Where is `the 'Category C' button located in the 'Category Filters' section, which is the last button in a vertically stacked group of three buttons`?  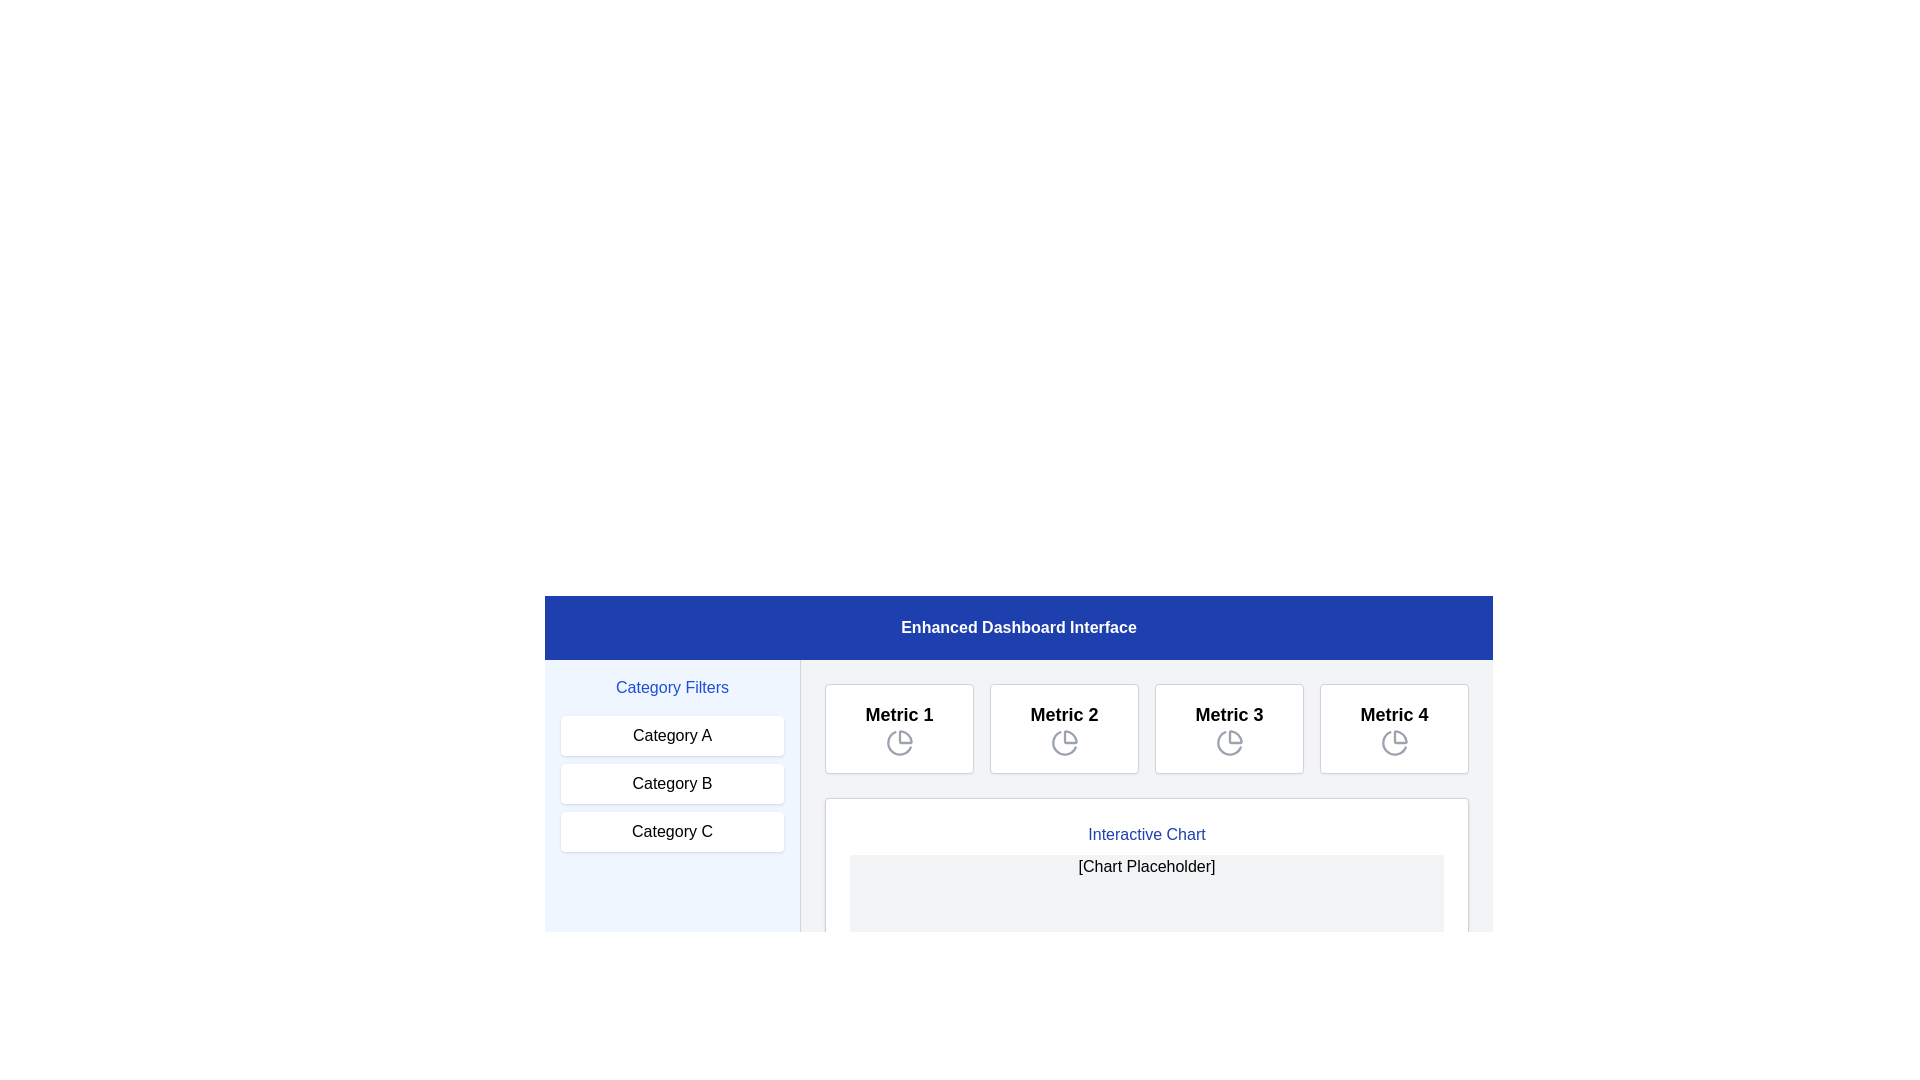 the 'Category C' button located in the 'Category Filters' section, which is the last button in a vertically stacked group of three buttons is located at coordinates (672, 832).